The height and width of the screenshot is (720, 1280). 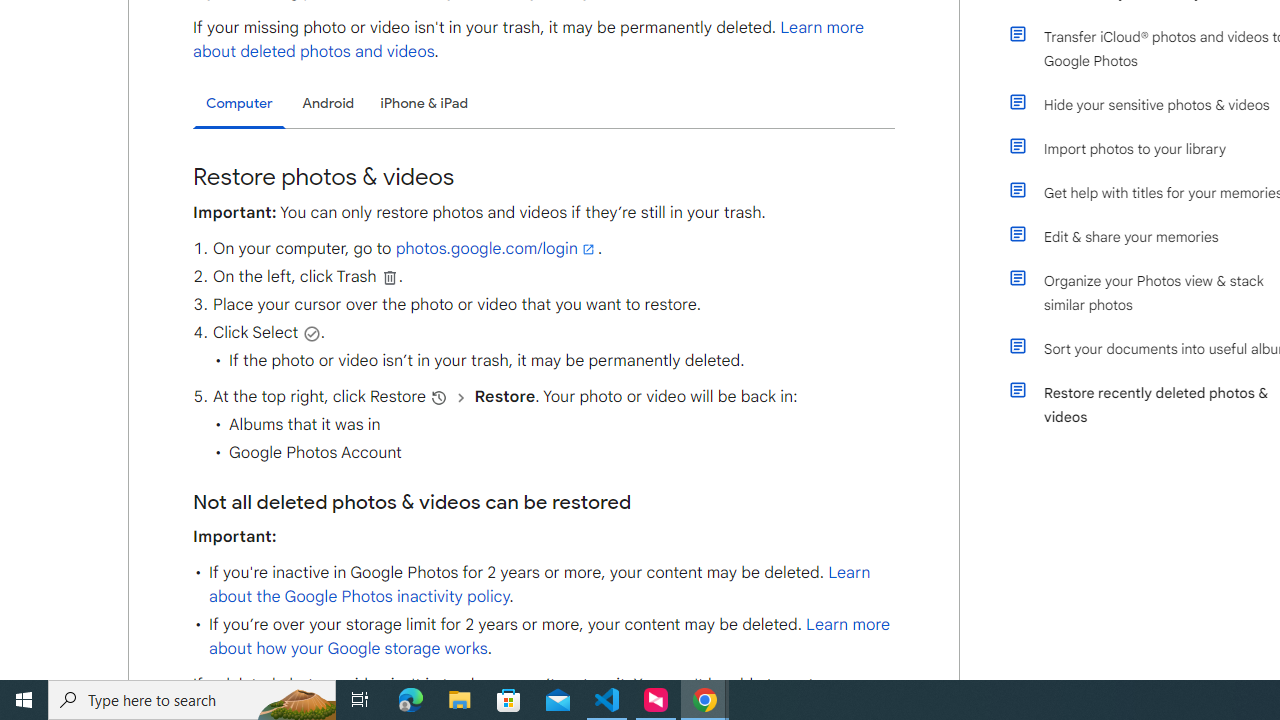 I want to click on 'Learn more about how your Google storage works', so click(x=549, y=636).